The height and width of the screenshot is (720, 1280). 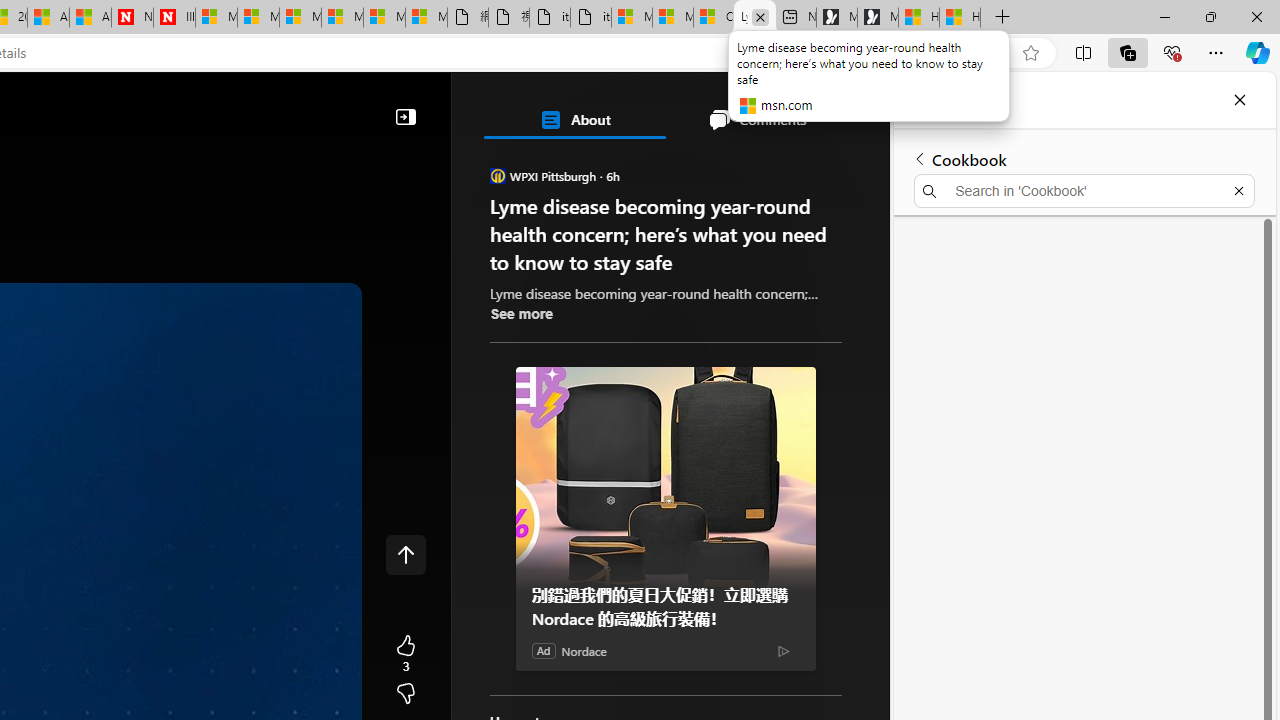 What do you see at coordinates (1082, 51) in the screenshot?
I see `'Split screen'` at bounding box center [1082, 51].